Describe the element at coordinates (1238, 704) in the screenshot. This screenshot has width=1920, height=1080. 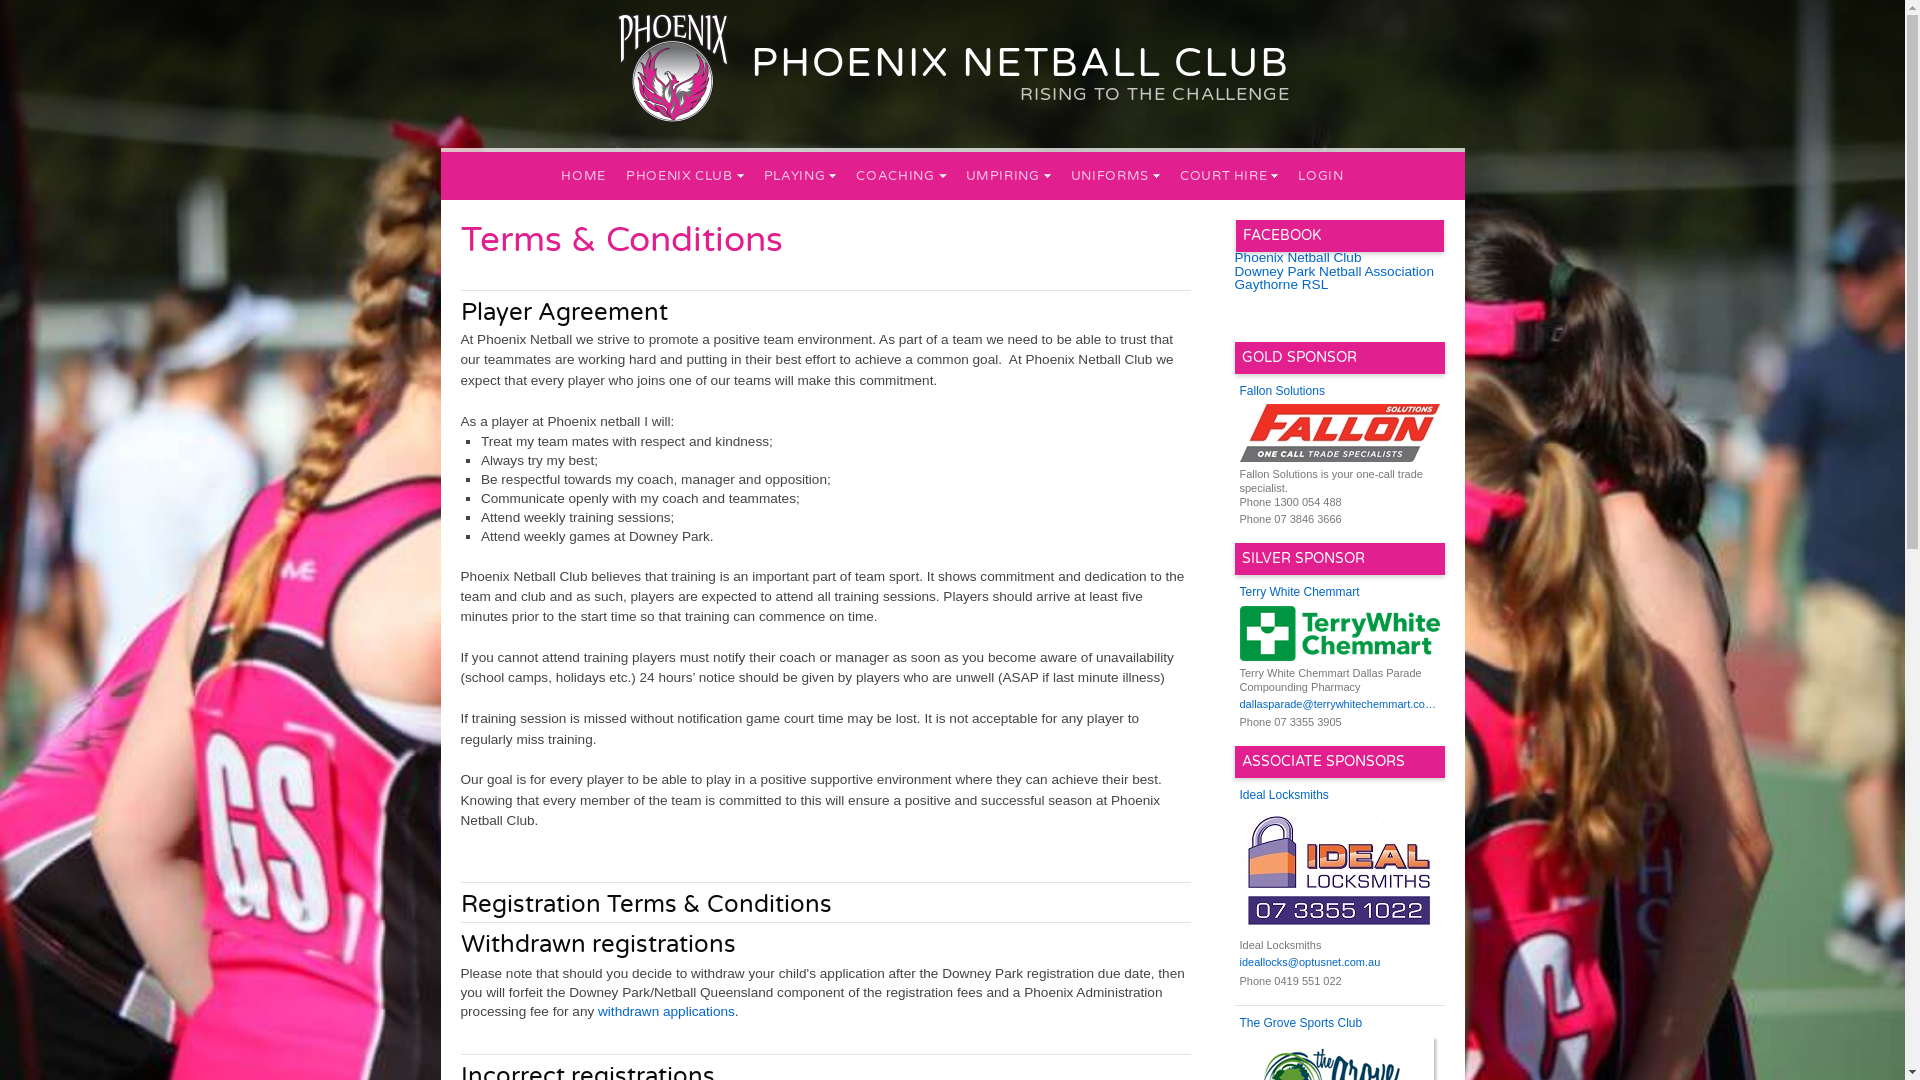
I see `'dallasparade@terrywhitechemmart.com.au'` at that location.